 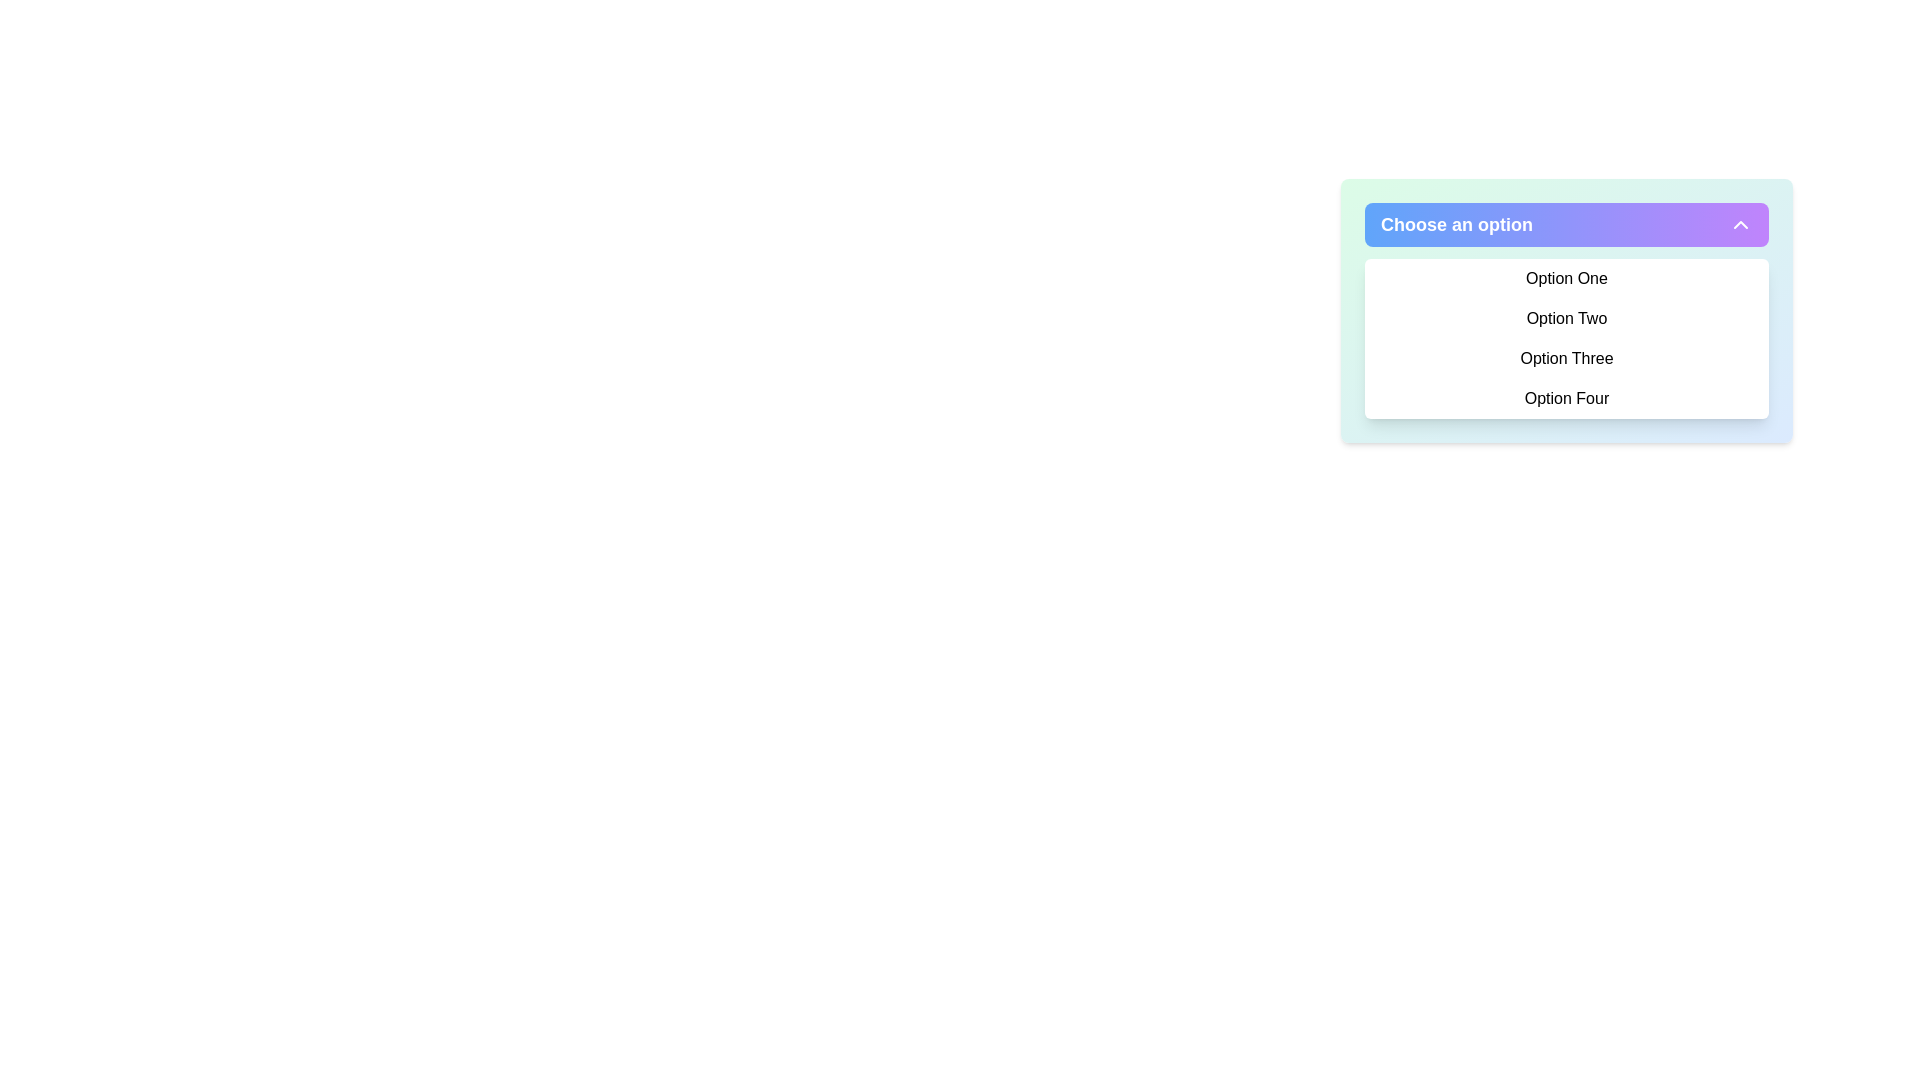 I want to click on the third option in the dropdown menu labeled 'Choose an option', so click(x=1565, y=357).